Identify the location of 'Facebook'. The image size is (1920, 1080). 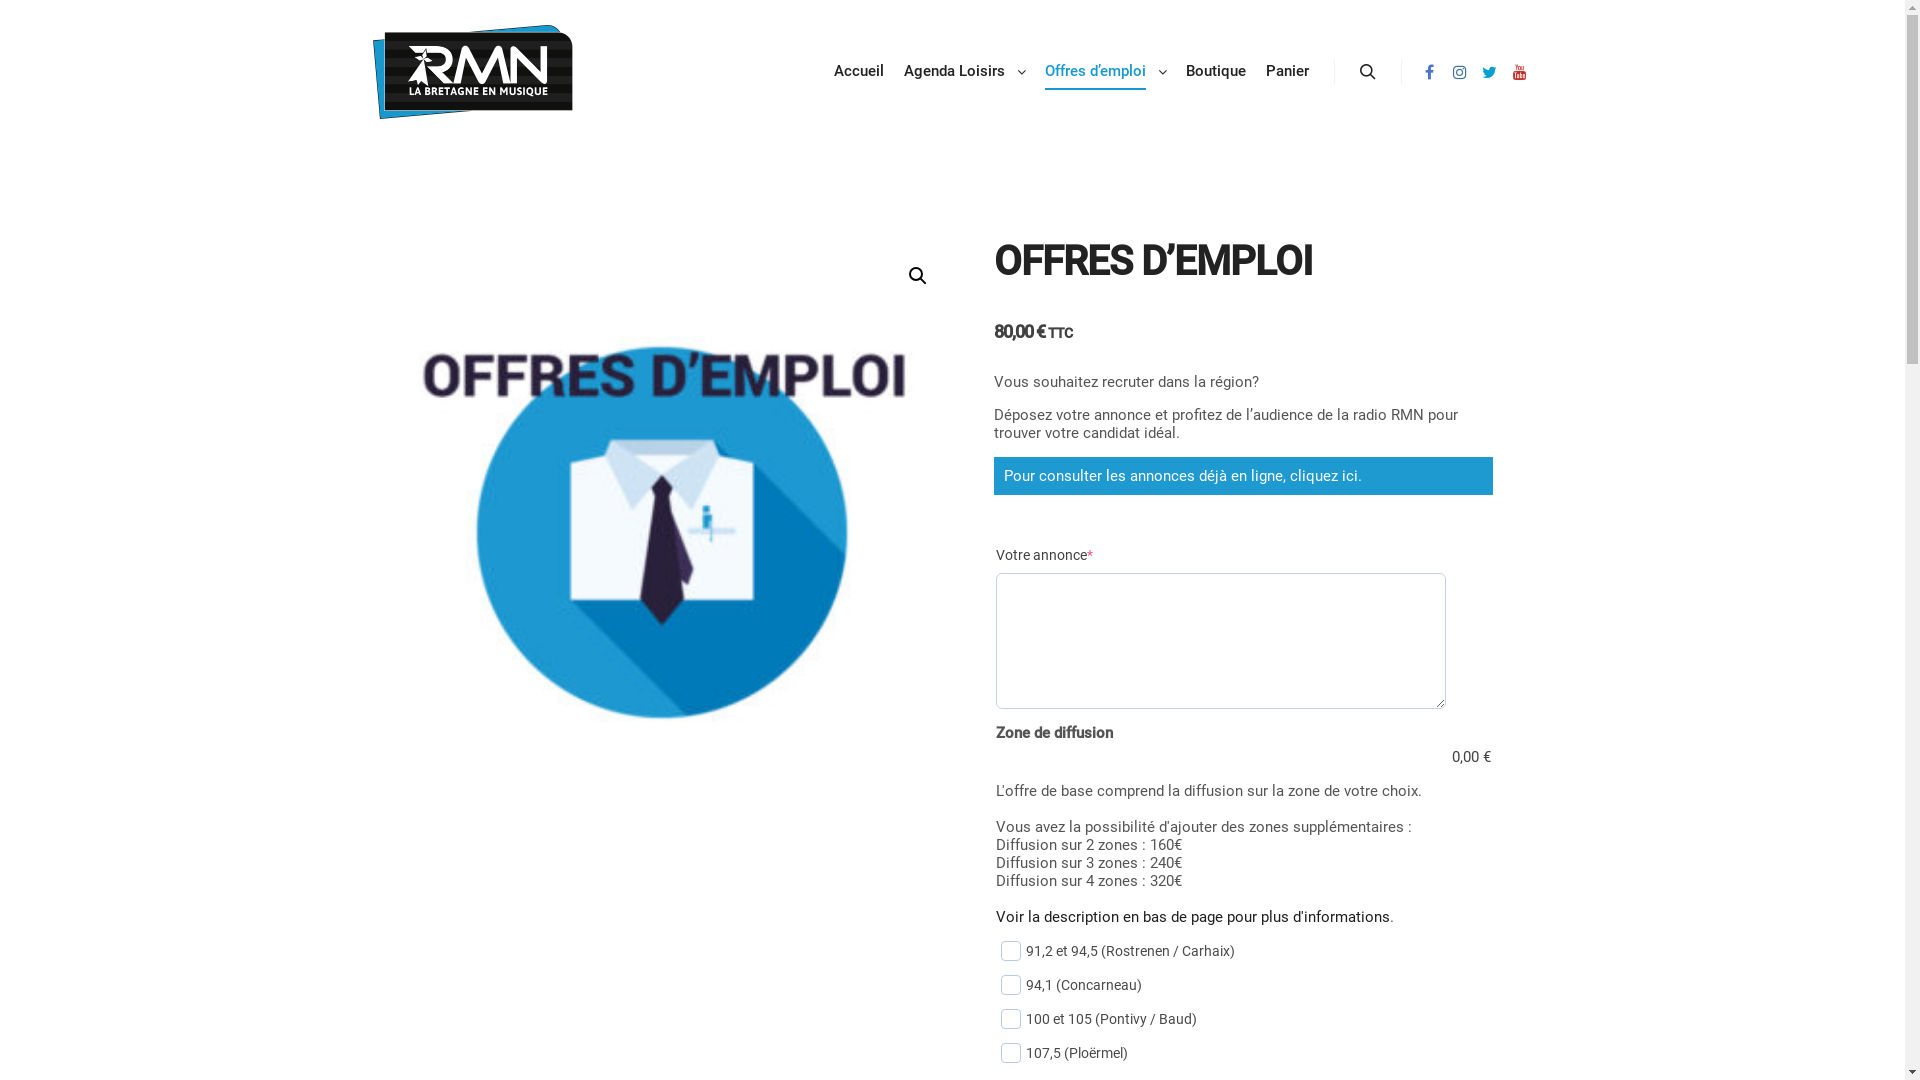
(1415, 71).